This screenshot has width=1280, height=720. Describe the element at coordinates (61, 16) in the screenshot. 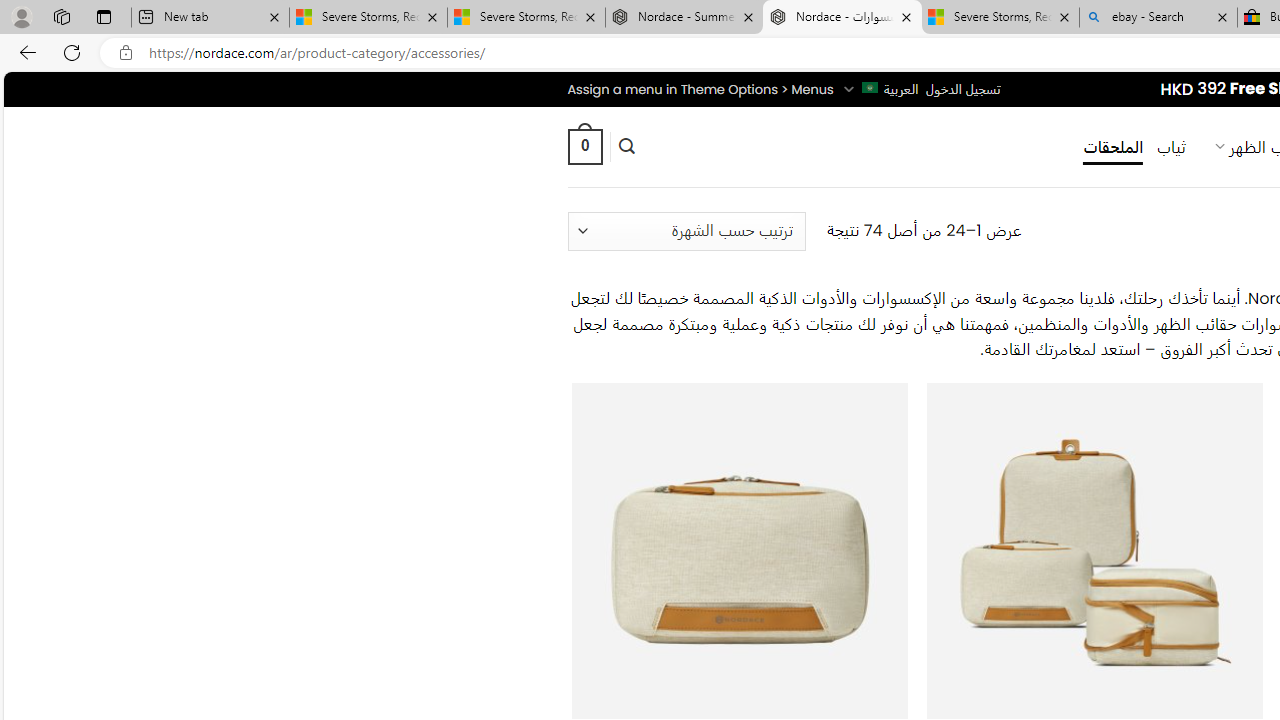

I see `'Workspaces'` at that location.